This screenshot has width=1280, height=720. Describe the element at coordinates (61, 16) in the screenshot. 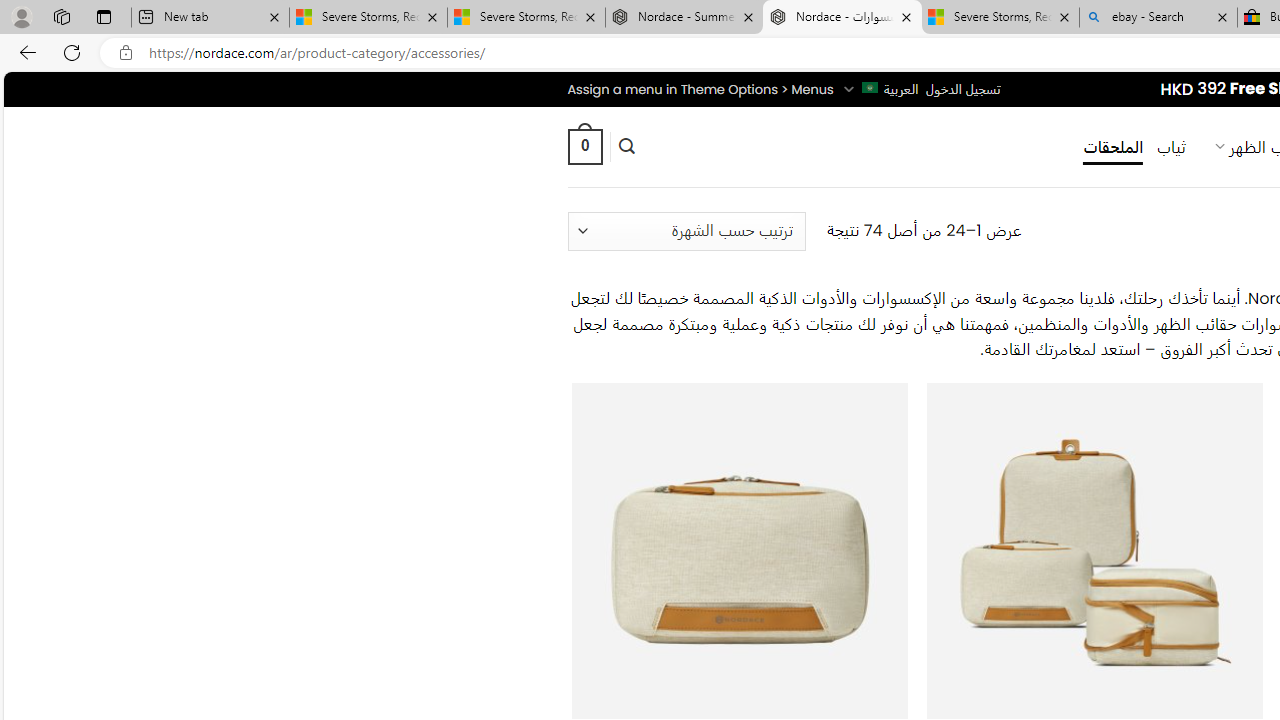

I see `'Workspaces'` at that location.